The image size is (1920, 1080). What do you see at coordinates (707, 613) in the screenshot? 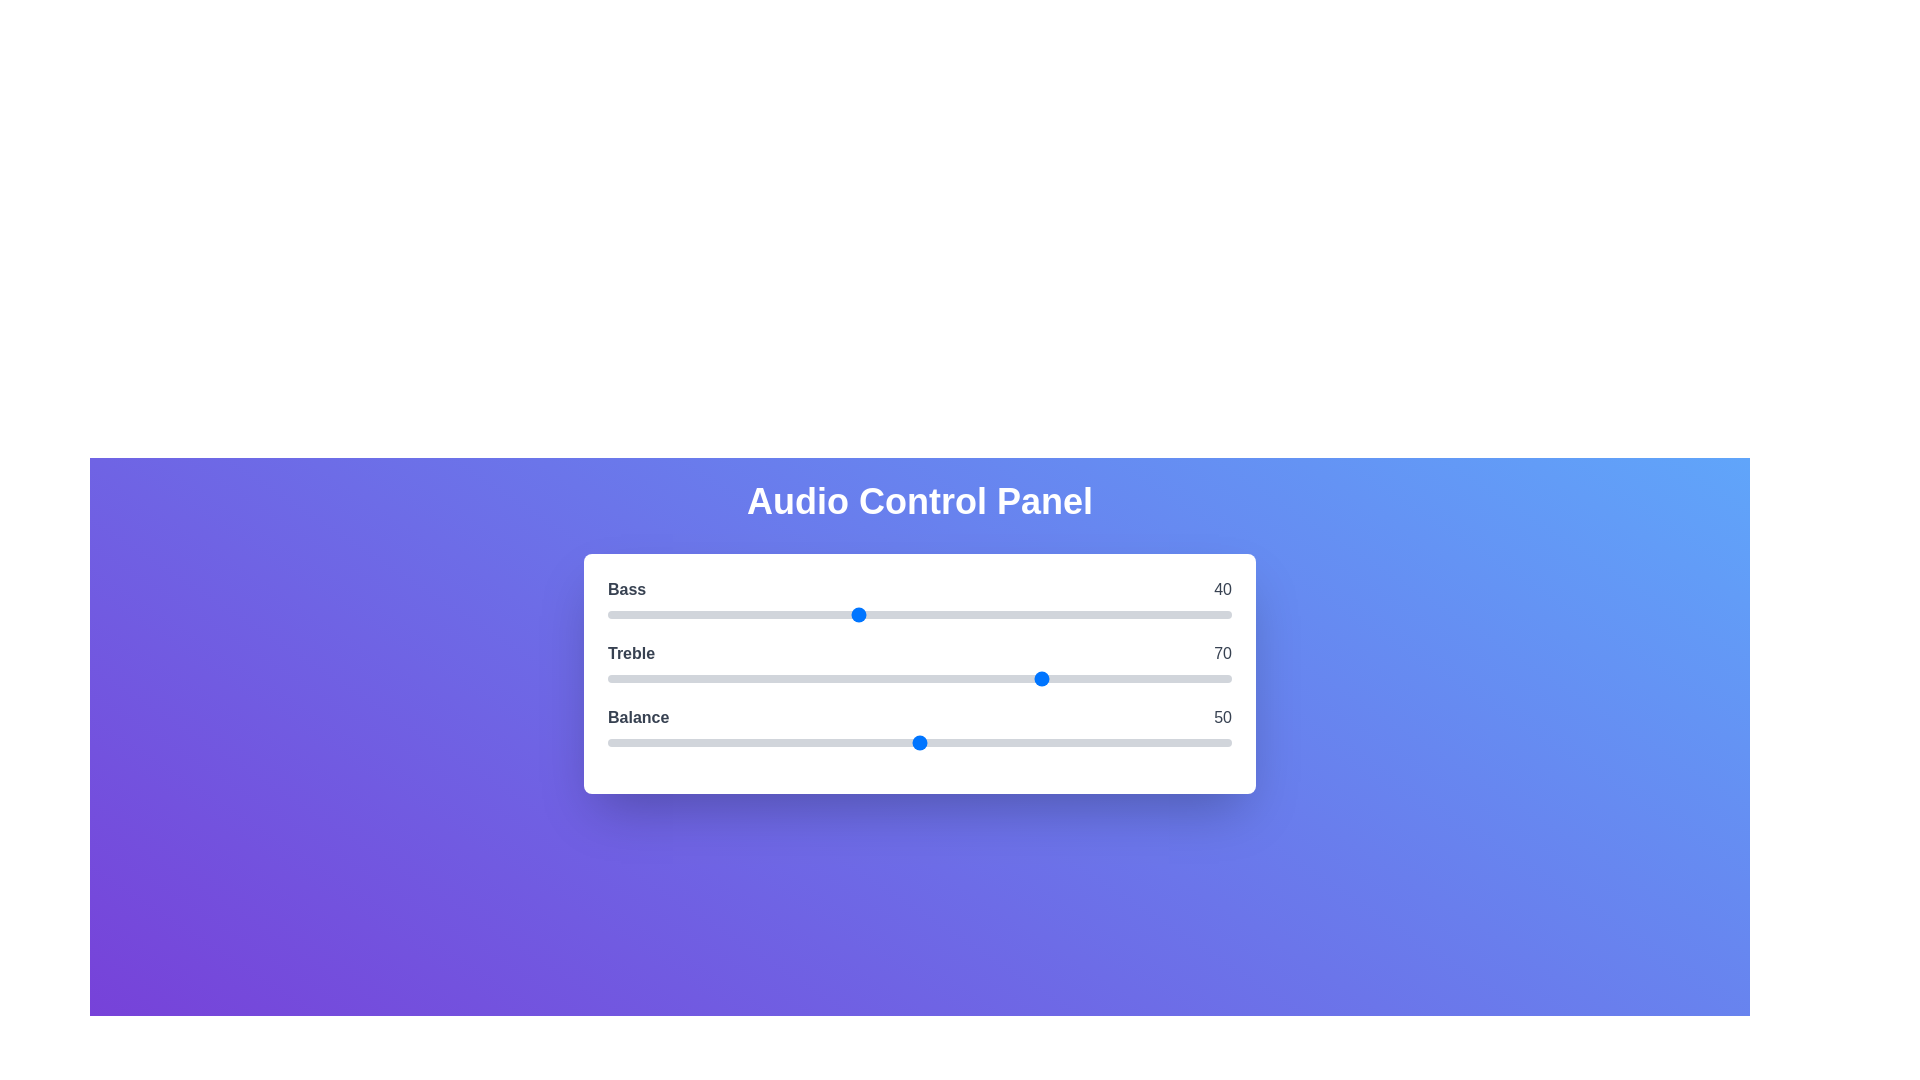
I see `the 0 slider to 16` at bounding box center [707, 613].